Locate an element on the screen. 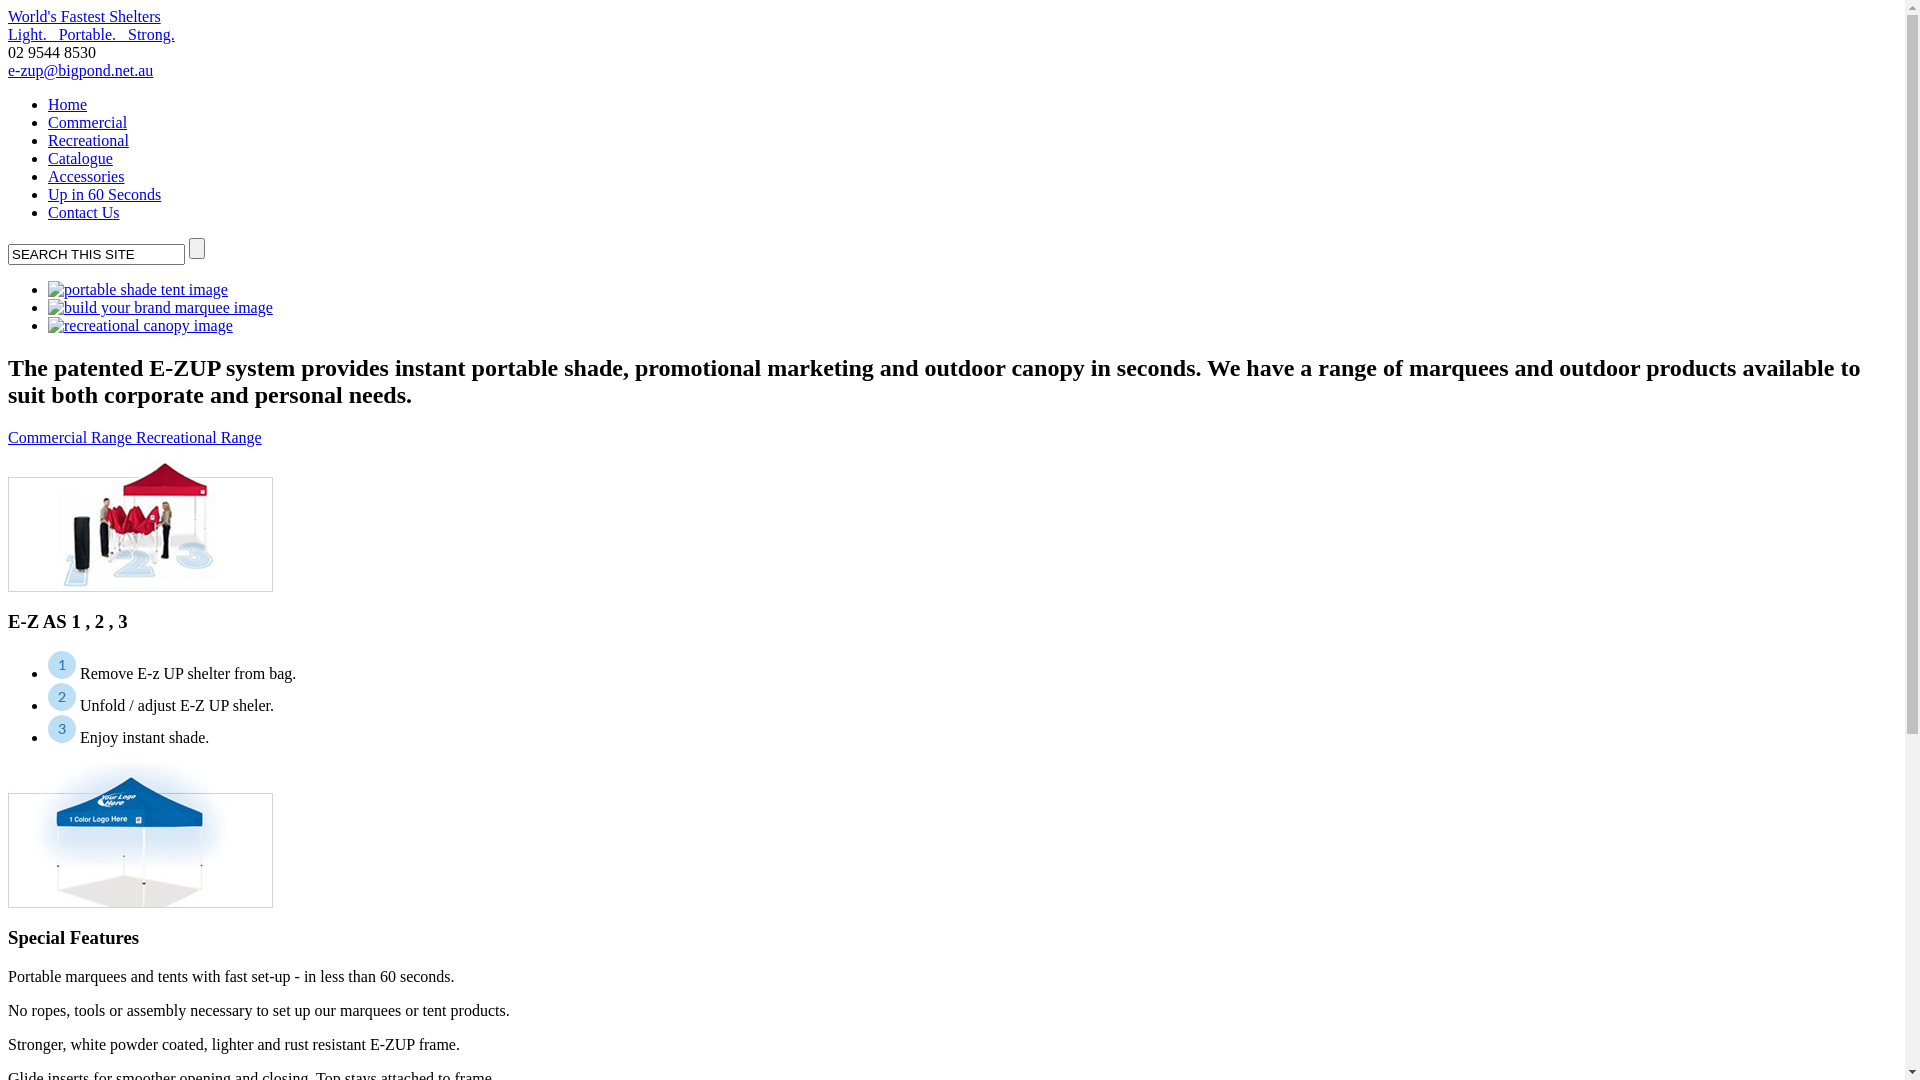  'World's Fastest Shelters is located at coordinates (951, 26).